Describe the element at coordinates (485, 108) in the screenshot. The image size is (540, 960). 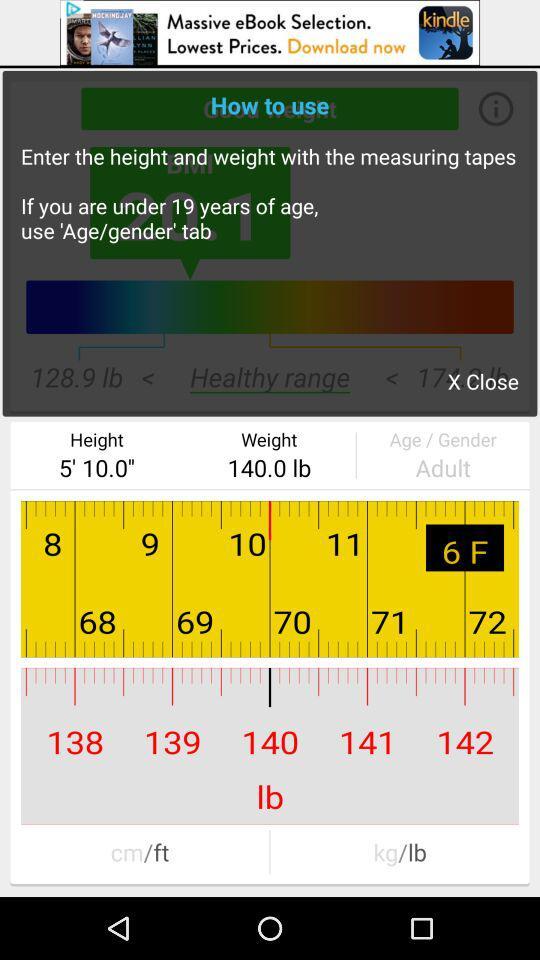
I see `the info icon` at that location.